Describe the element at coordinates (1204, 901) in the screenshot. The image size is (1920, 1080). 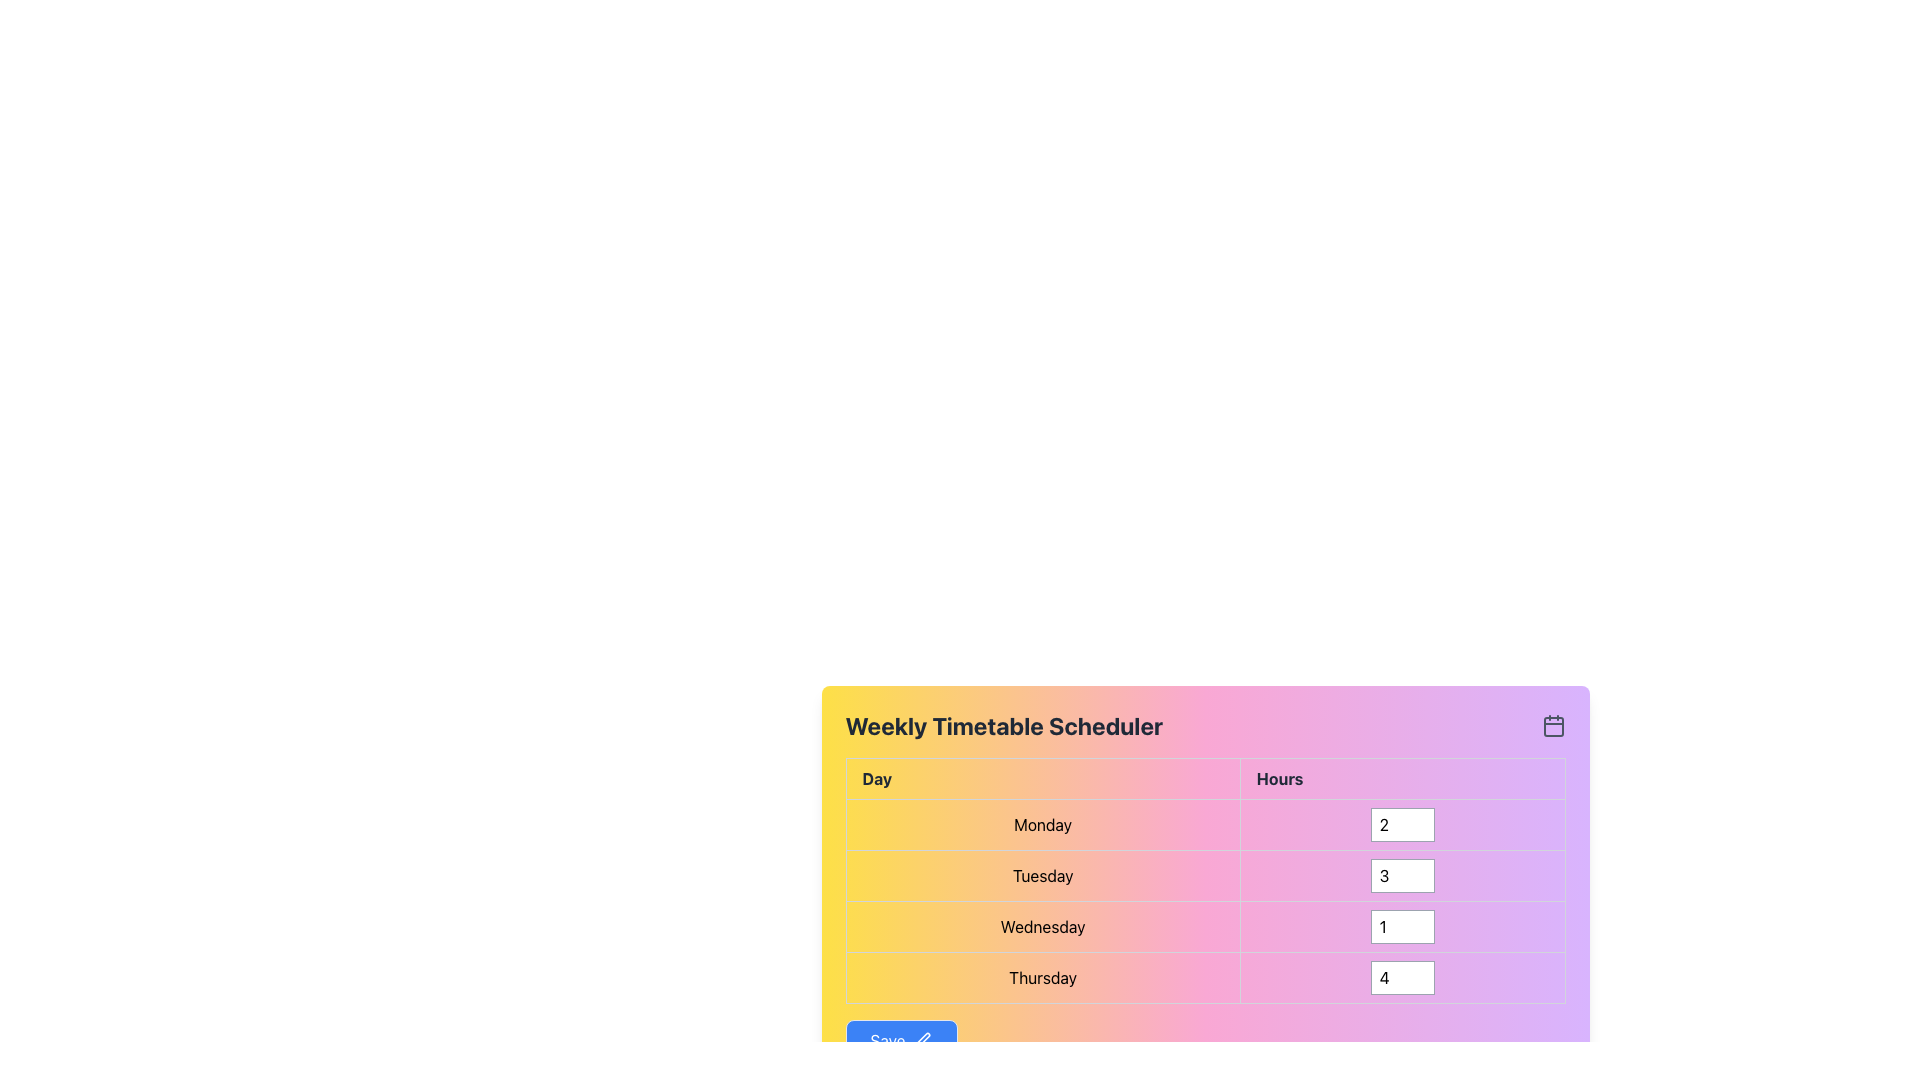
I see `the table cell located in the second row under 'Tuesday' in the column titled 'Hours'` at that location.